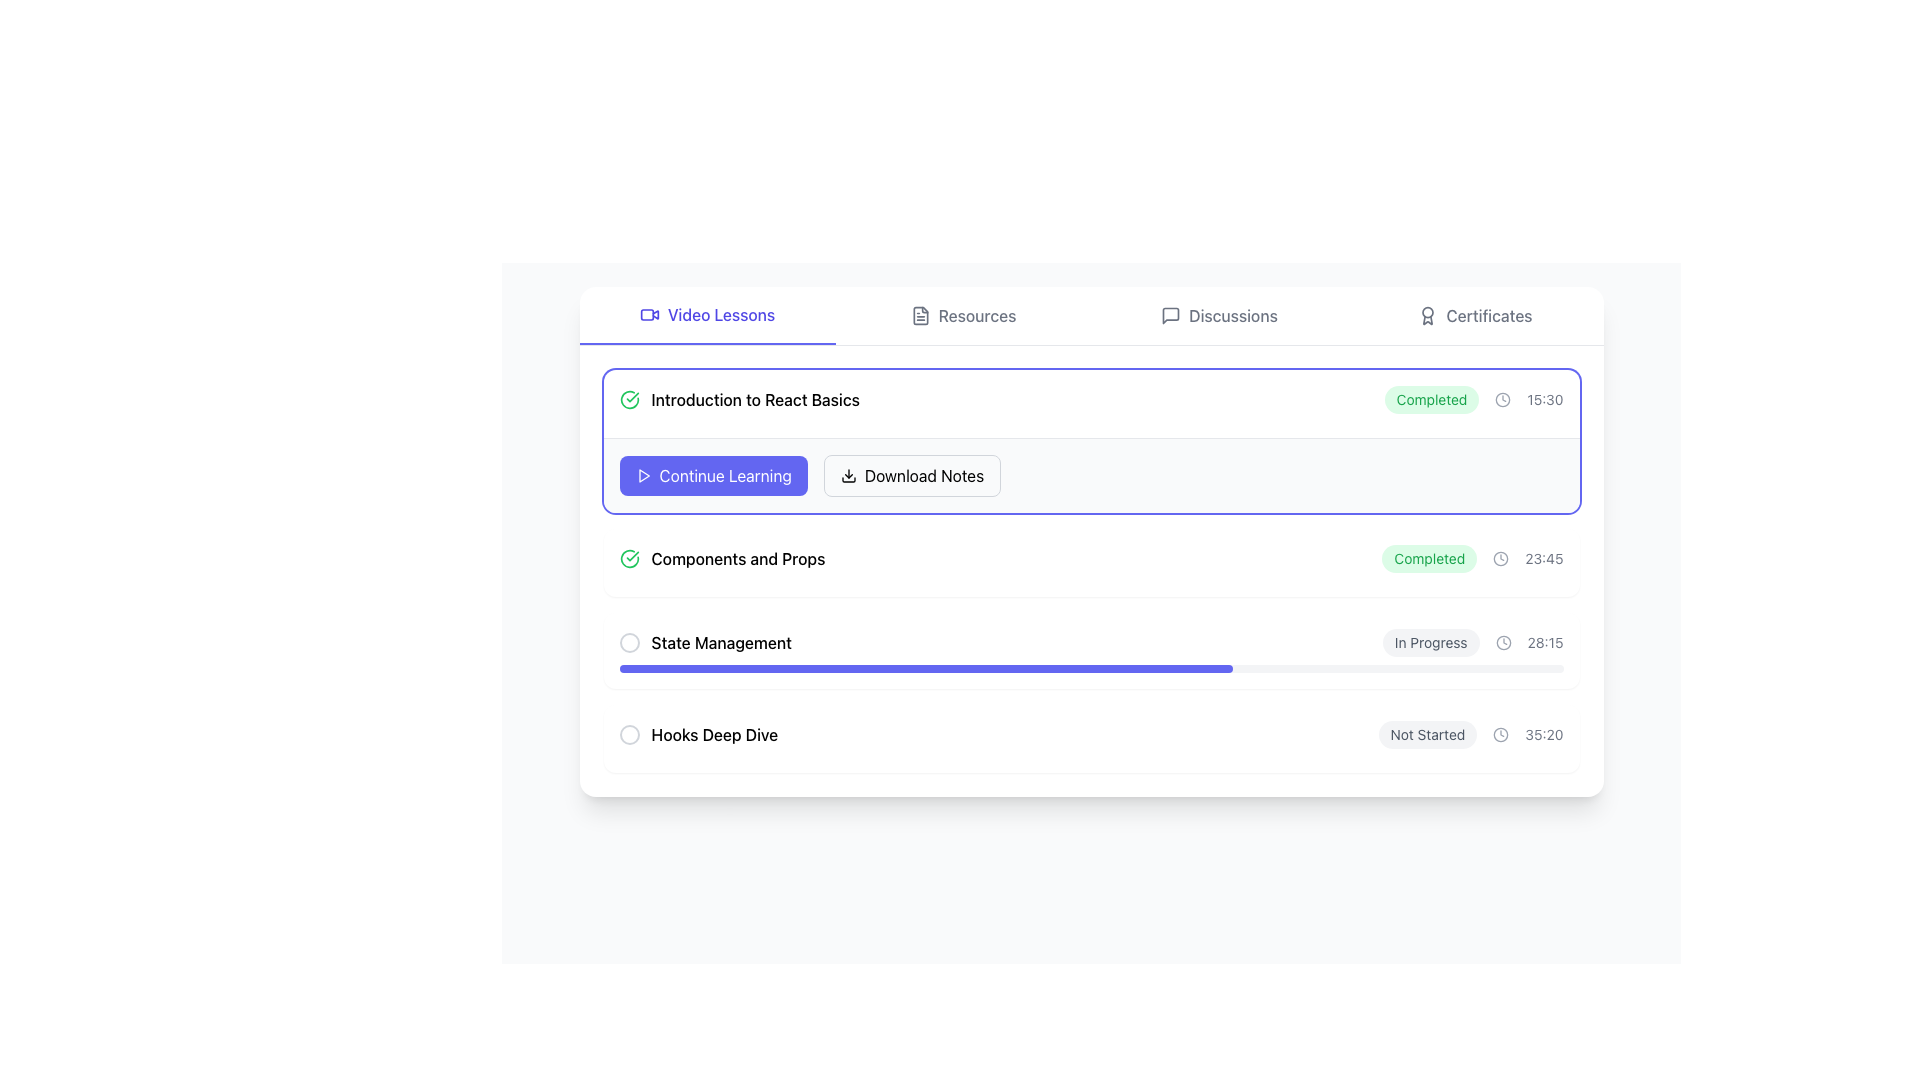 The height and width of the screenshot is (1080, 1920). What do you see at coordinates (1503, 643) in the screenshot?
I see `the clock icon located in the 'State Management' row, which is positioned to the right of the 'In Progress' status tag and just before the time display '28:15'` at bounding box center [1503, 643].